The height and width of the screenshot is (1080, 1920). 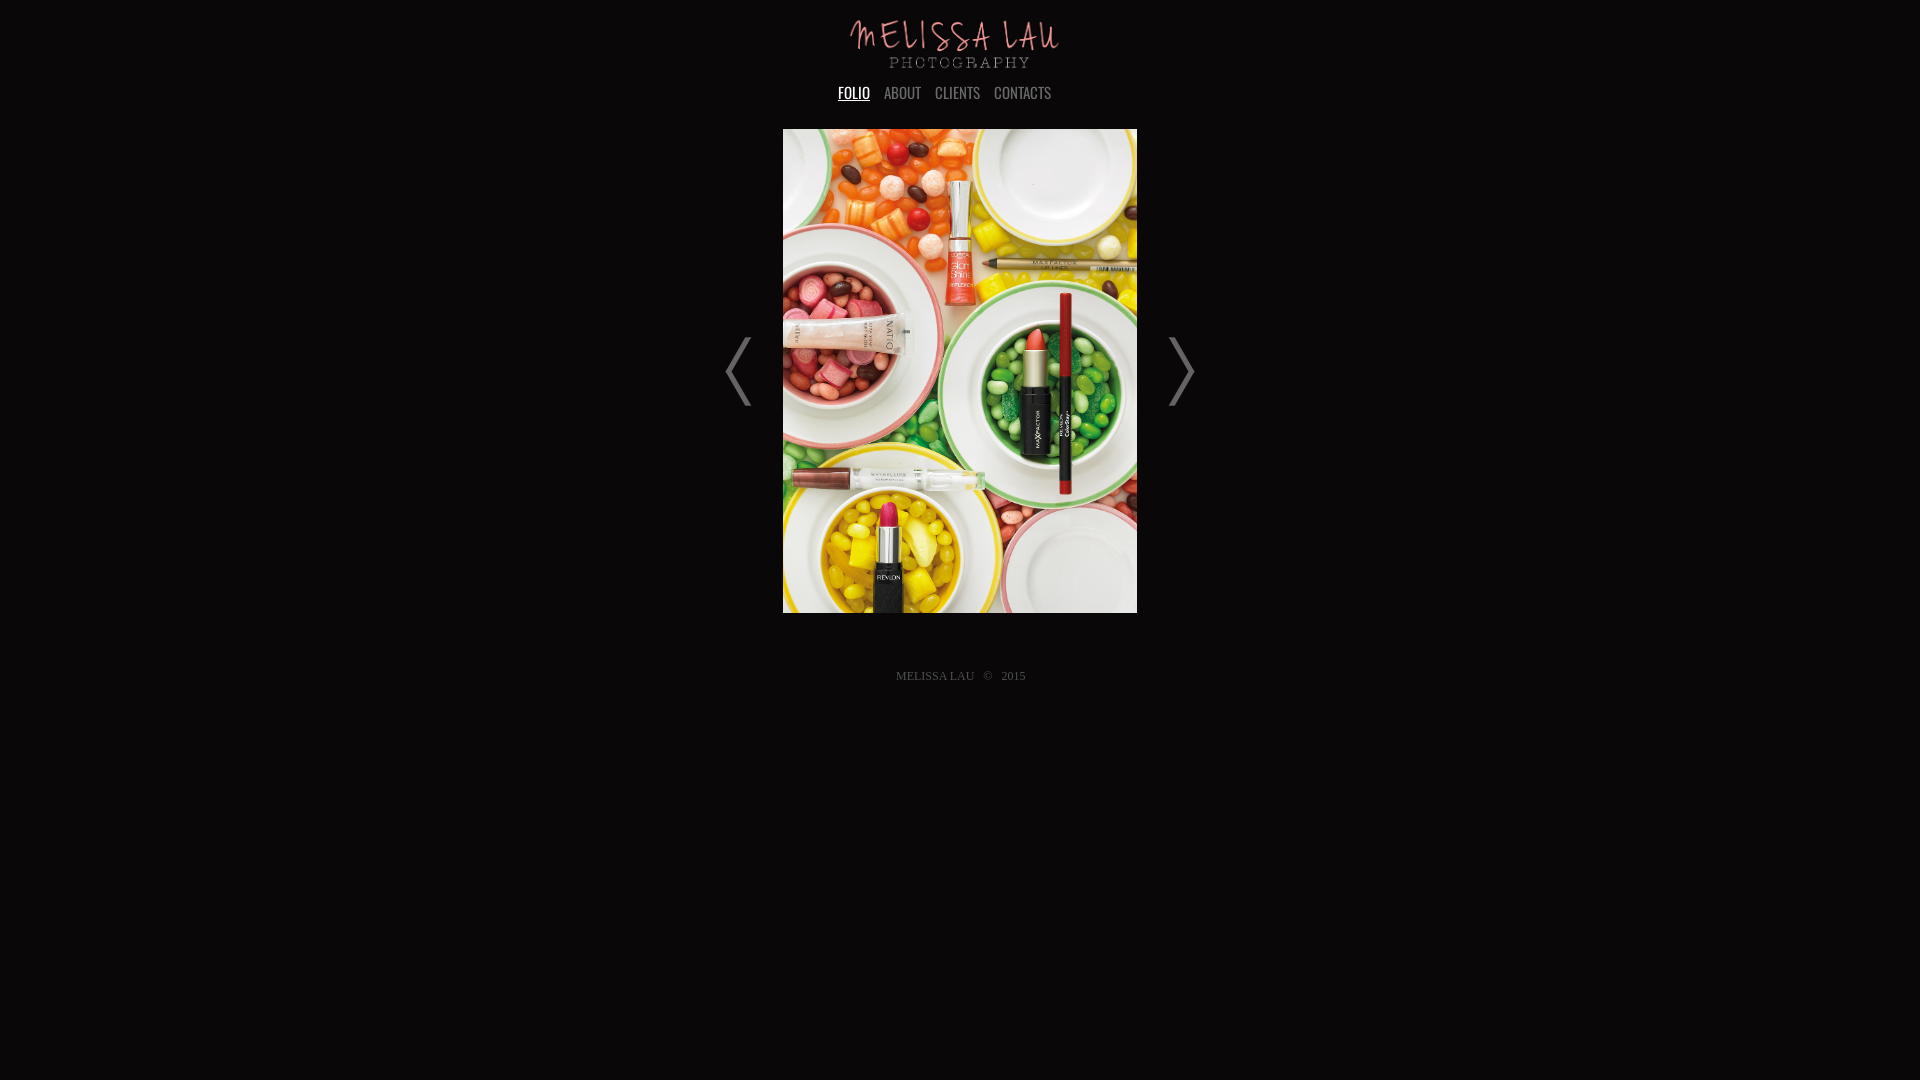 I want to click on 'CLIENTS', so click(x=934, y=92).